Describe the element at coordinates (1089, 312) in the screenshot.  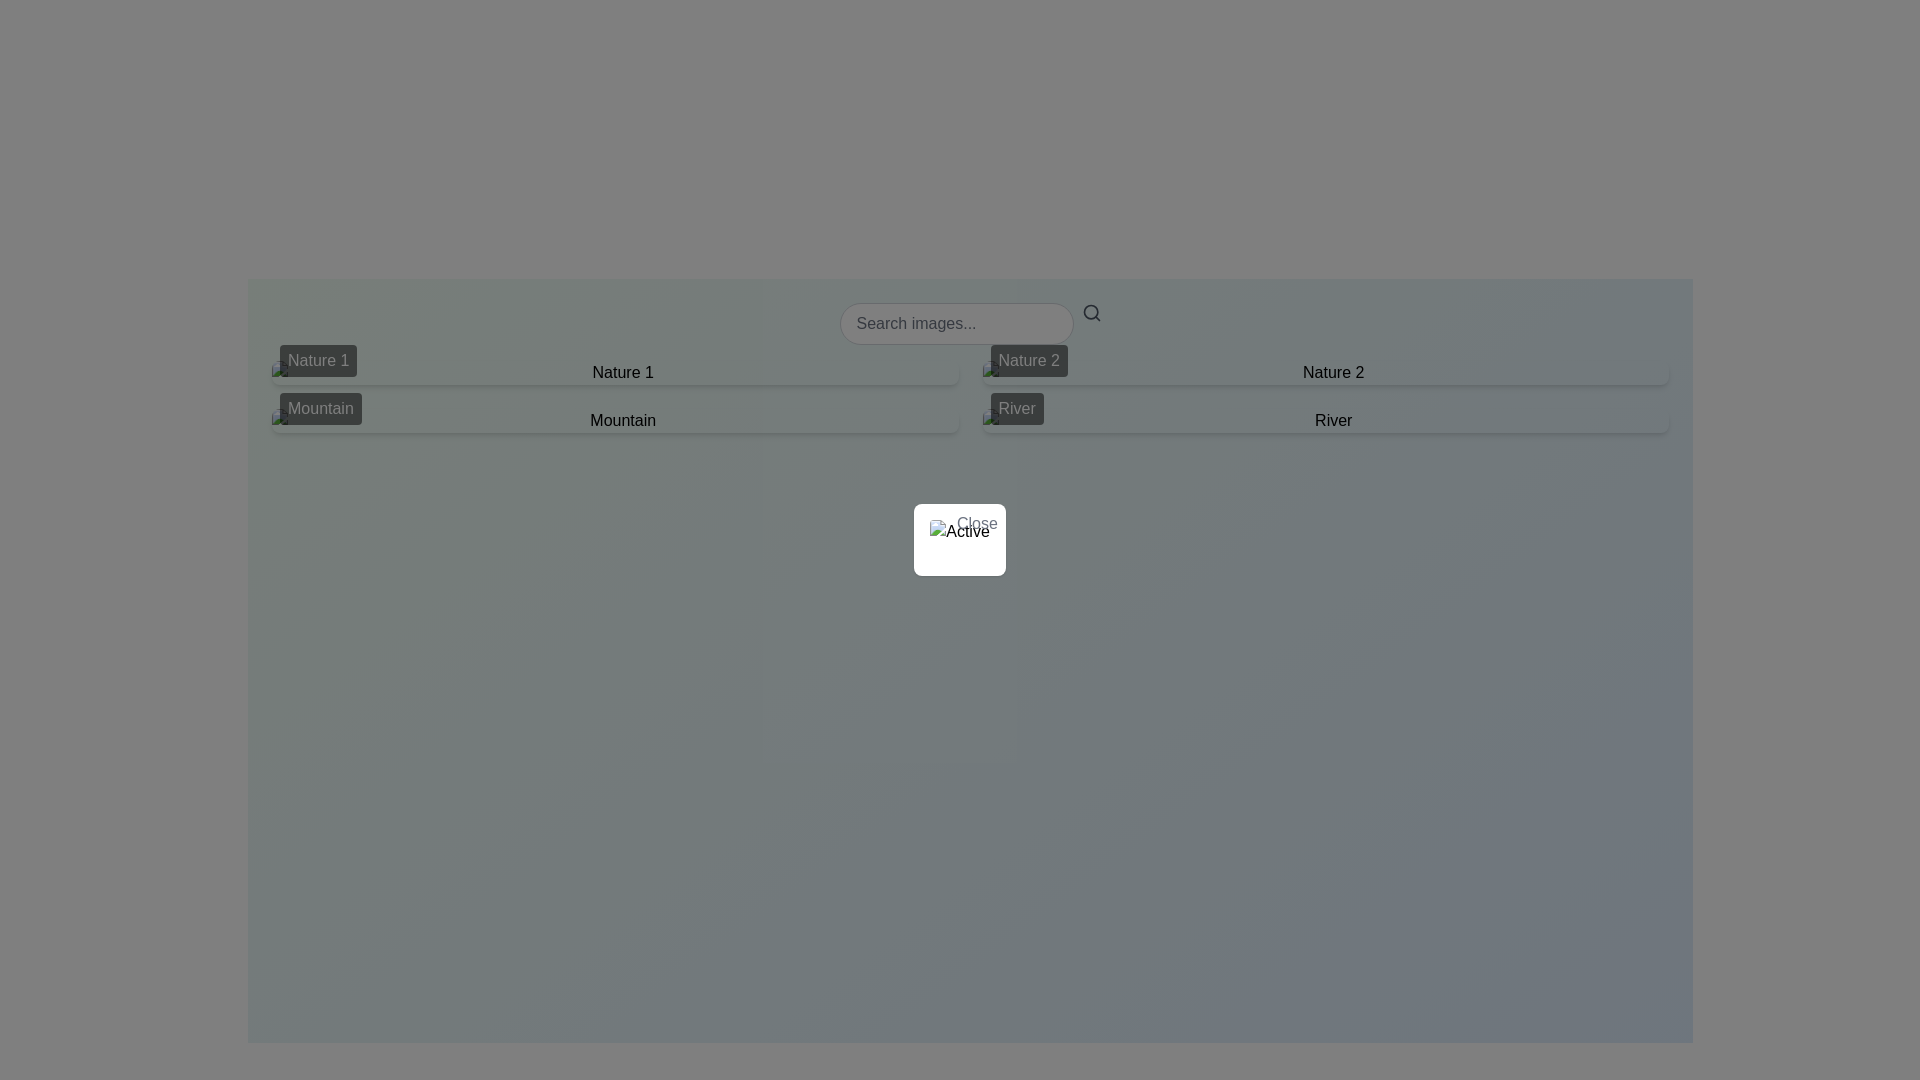
I see `the circular part of the search icon located near the top center of the interface, slightly offset to the right within a search field` at that location.